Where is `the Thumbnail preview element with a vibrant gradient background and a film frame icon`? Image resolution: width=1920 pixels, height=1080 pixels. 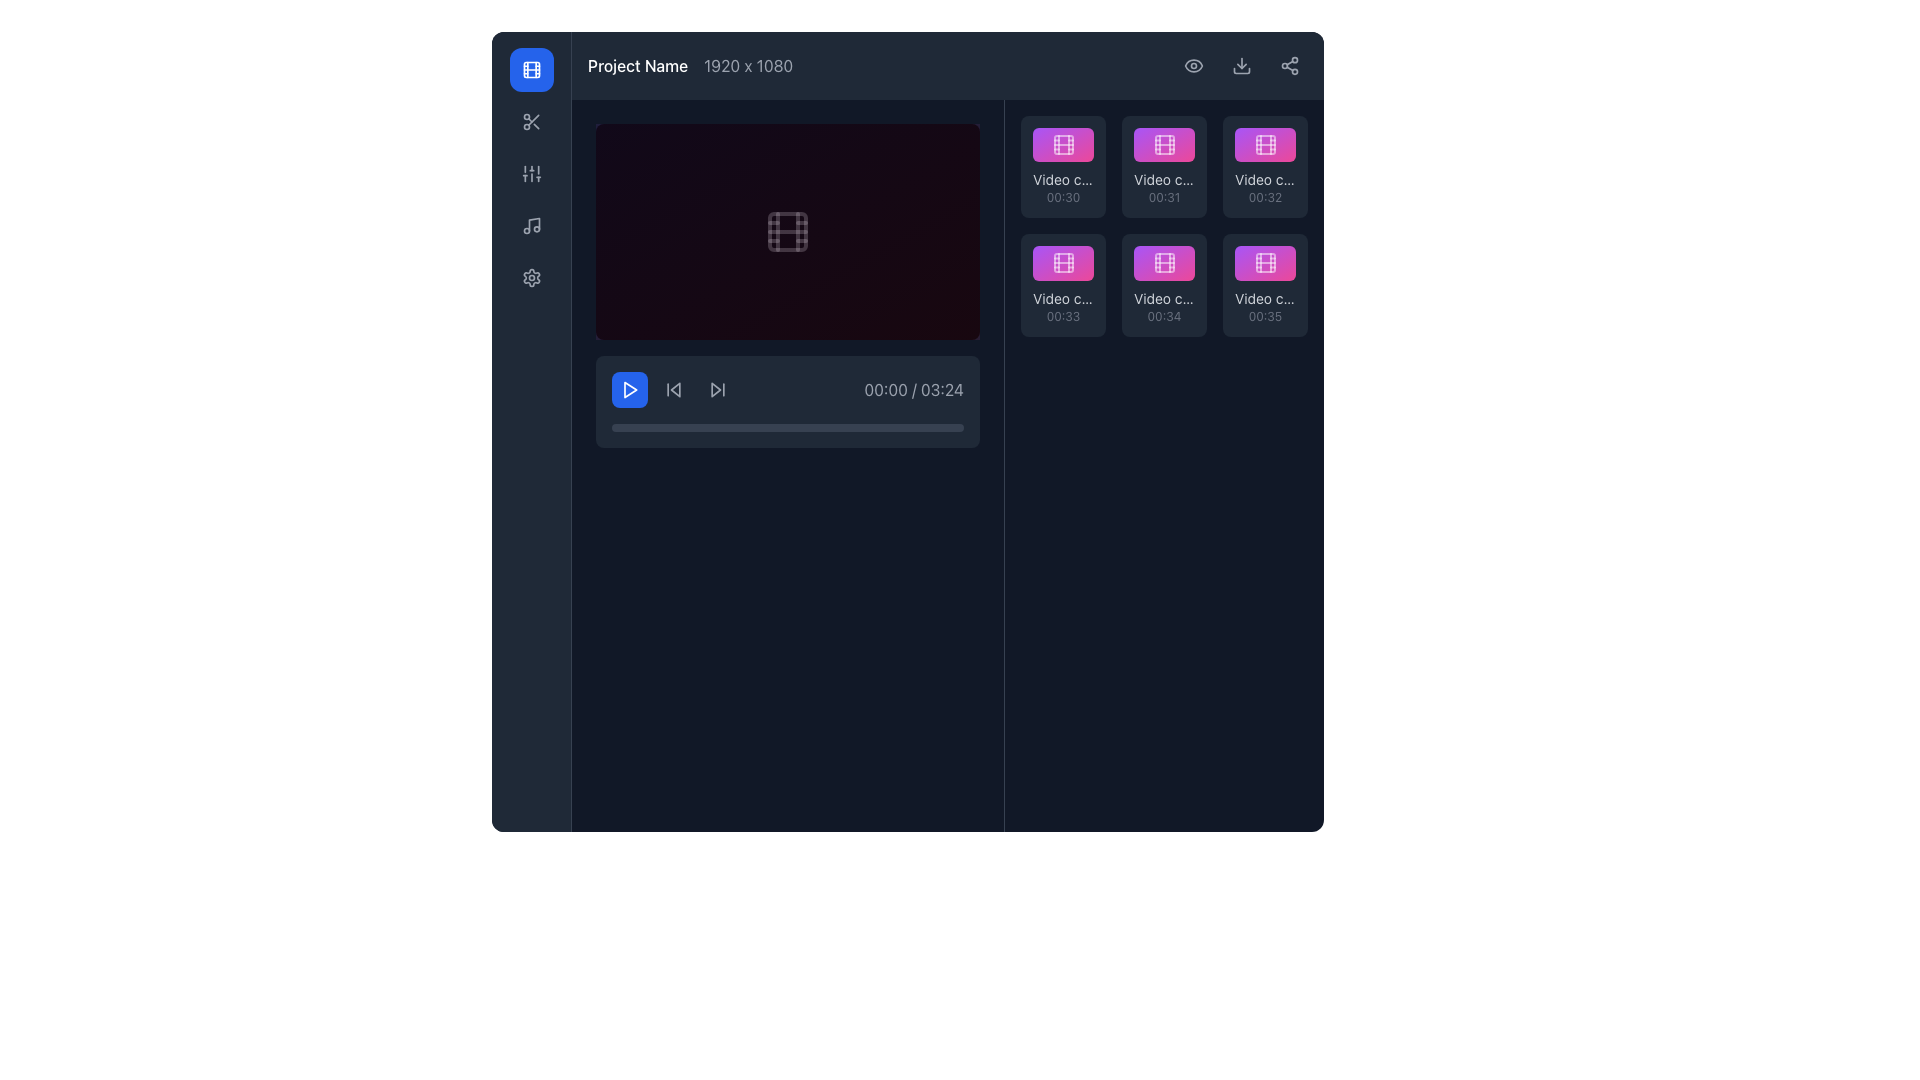
the Thumbnail preview element with a vibrant gradient background and a film frame icon is located at coordinates (1264, 144).